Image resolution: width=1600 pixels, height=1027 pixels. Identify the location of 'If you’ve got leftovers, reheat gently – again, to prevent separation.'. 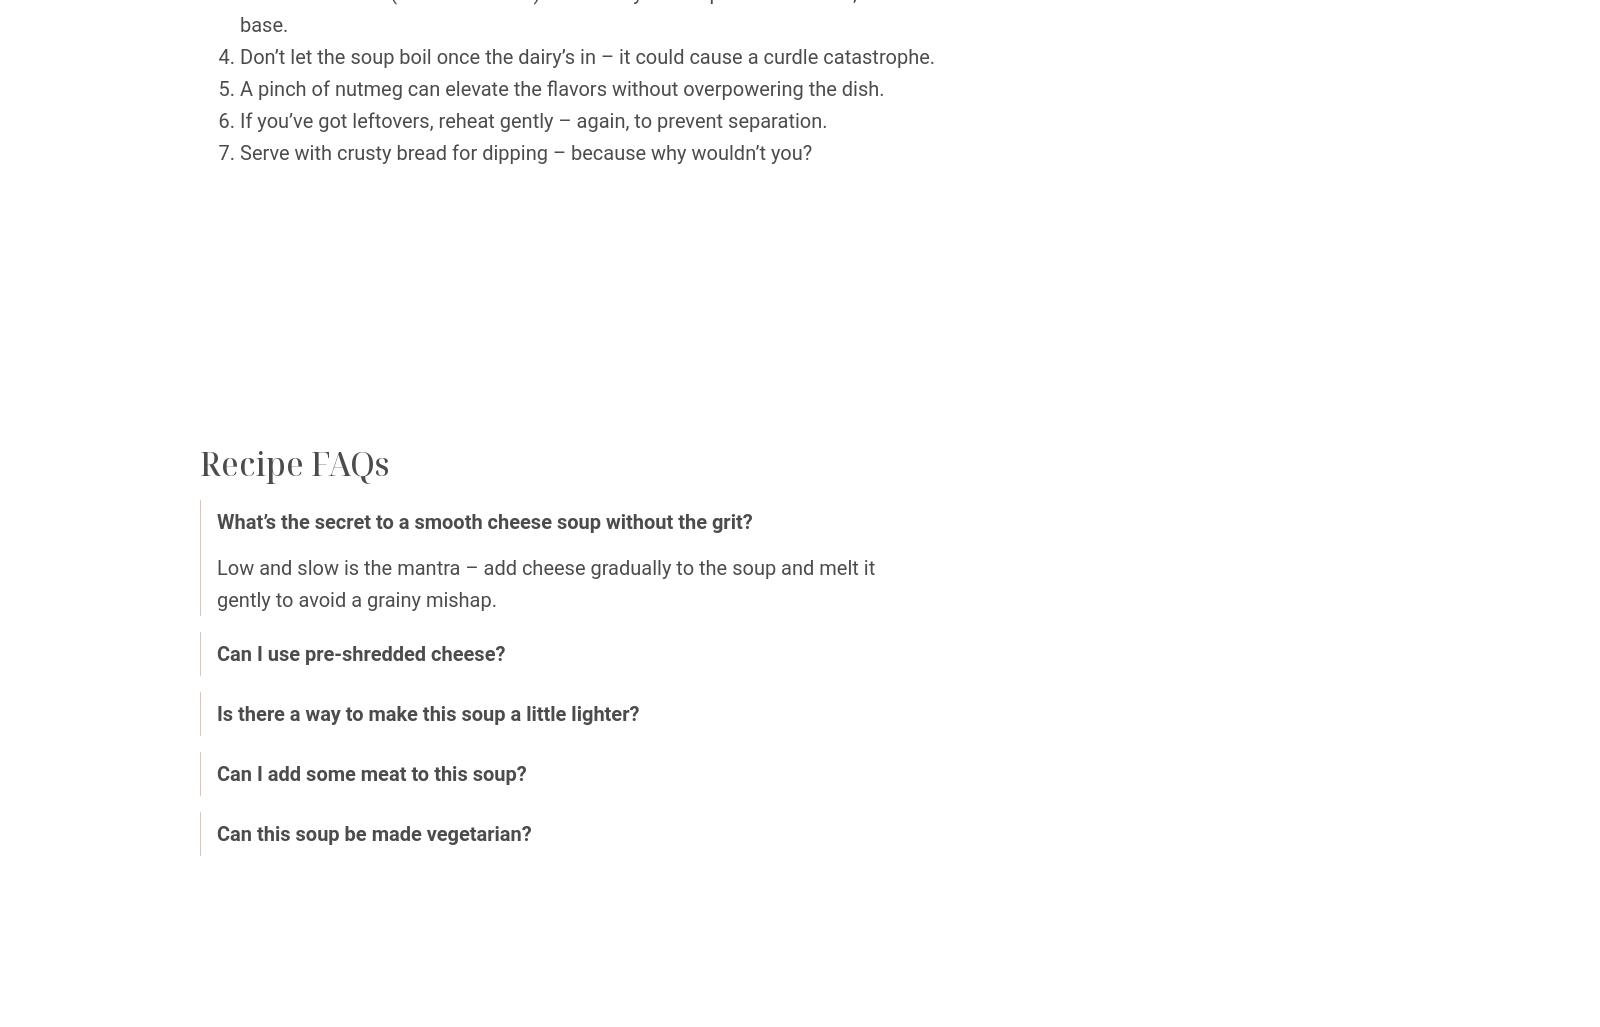
(532, 120).